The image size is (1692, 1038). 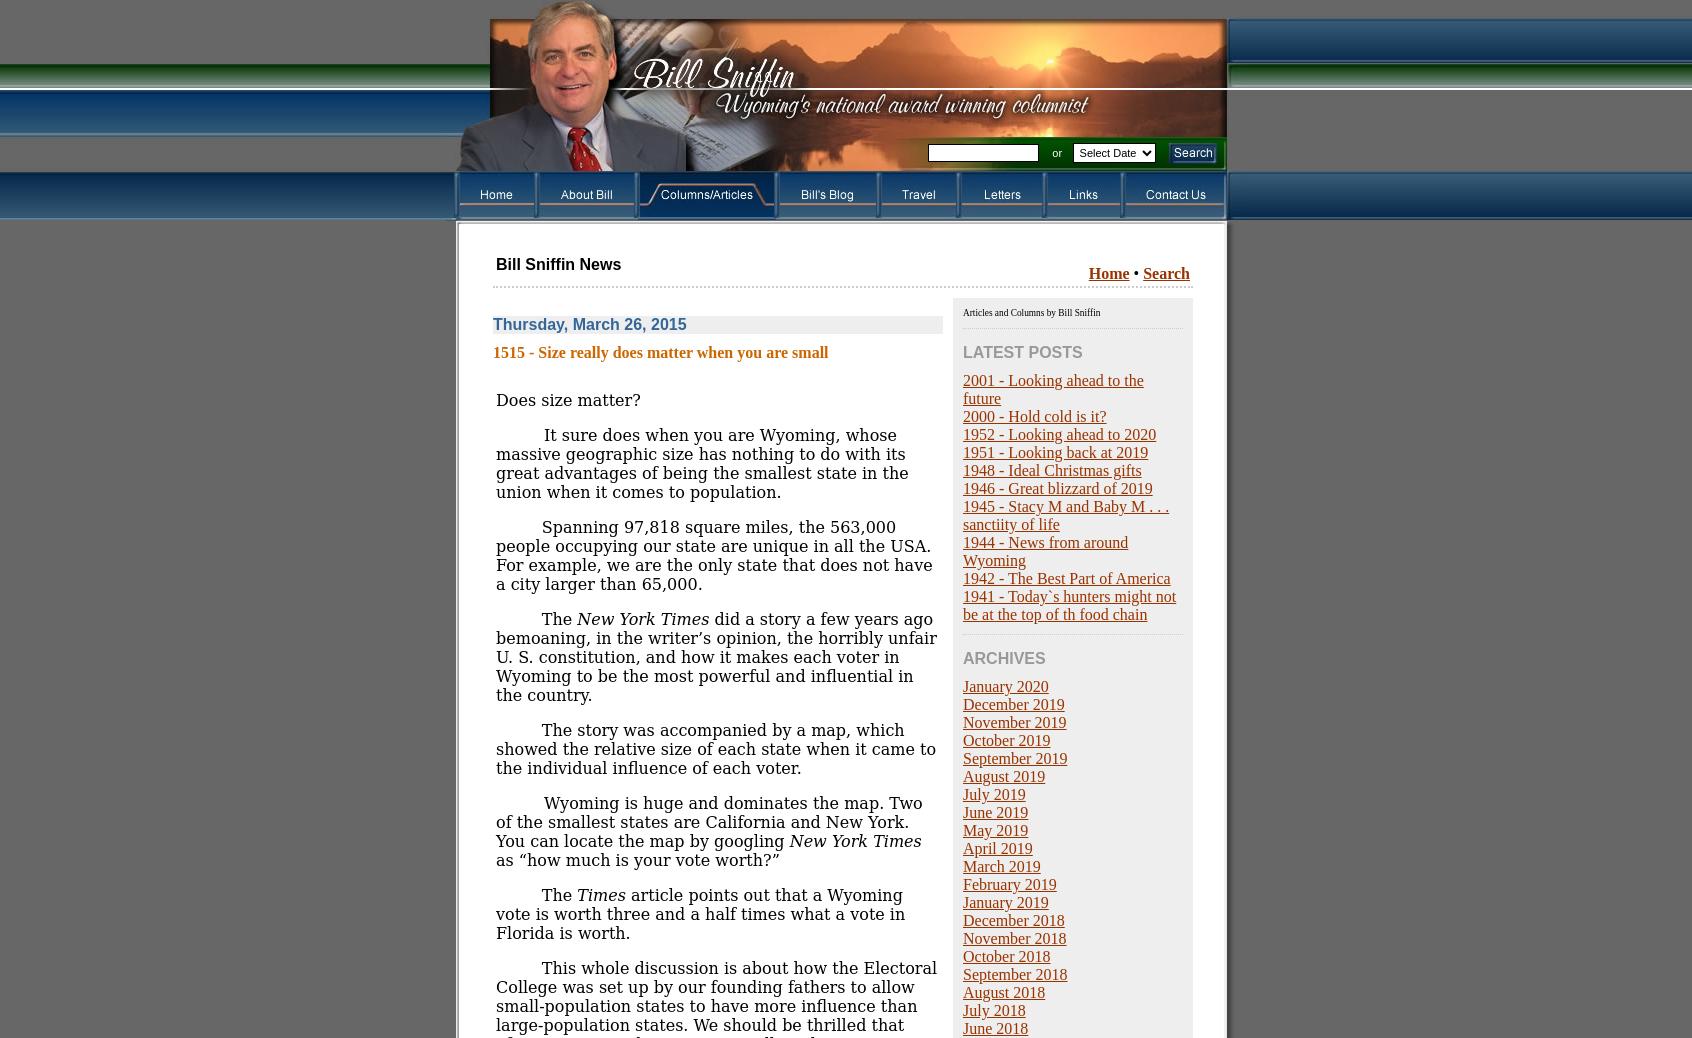 I want to click on 'September 2018', so click(x=1014, y=974).